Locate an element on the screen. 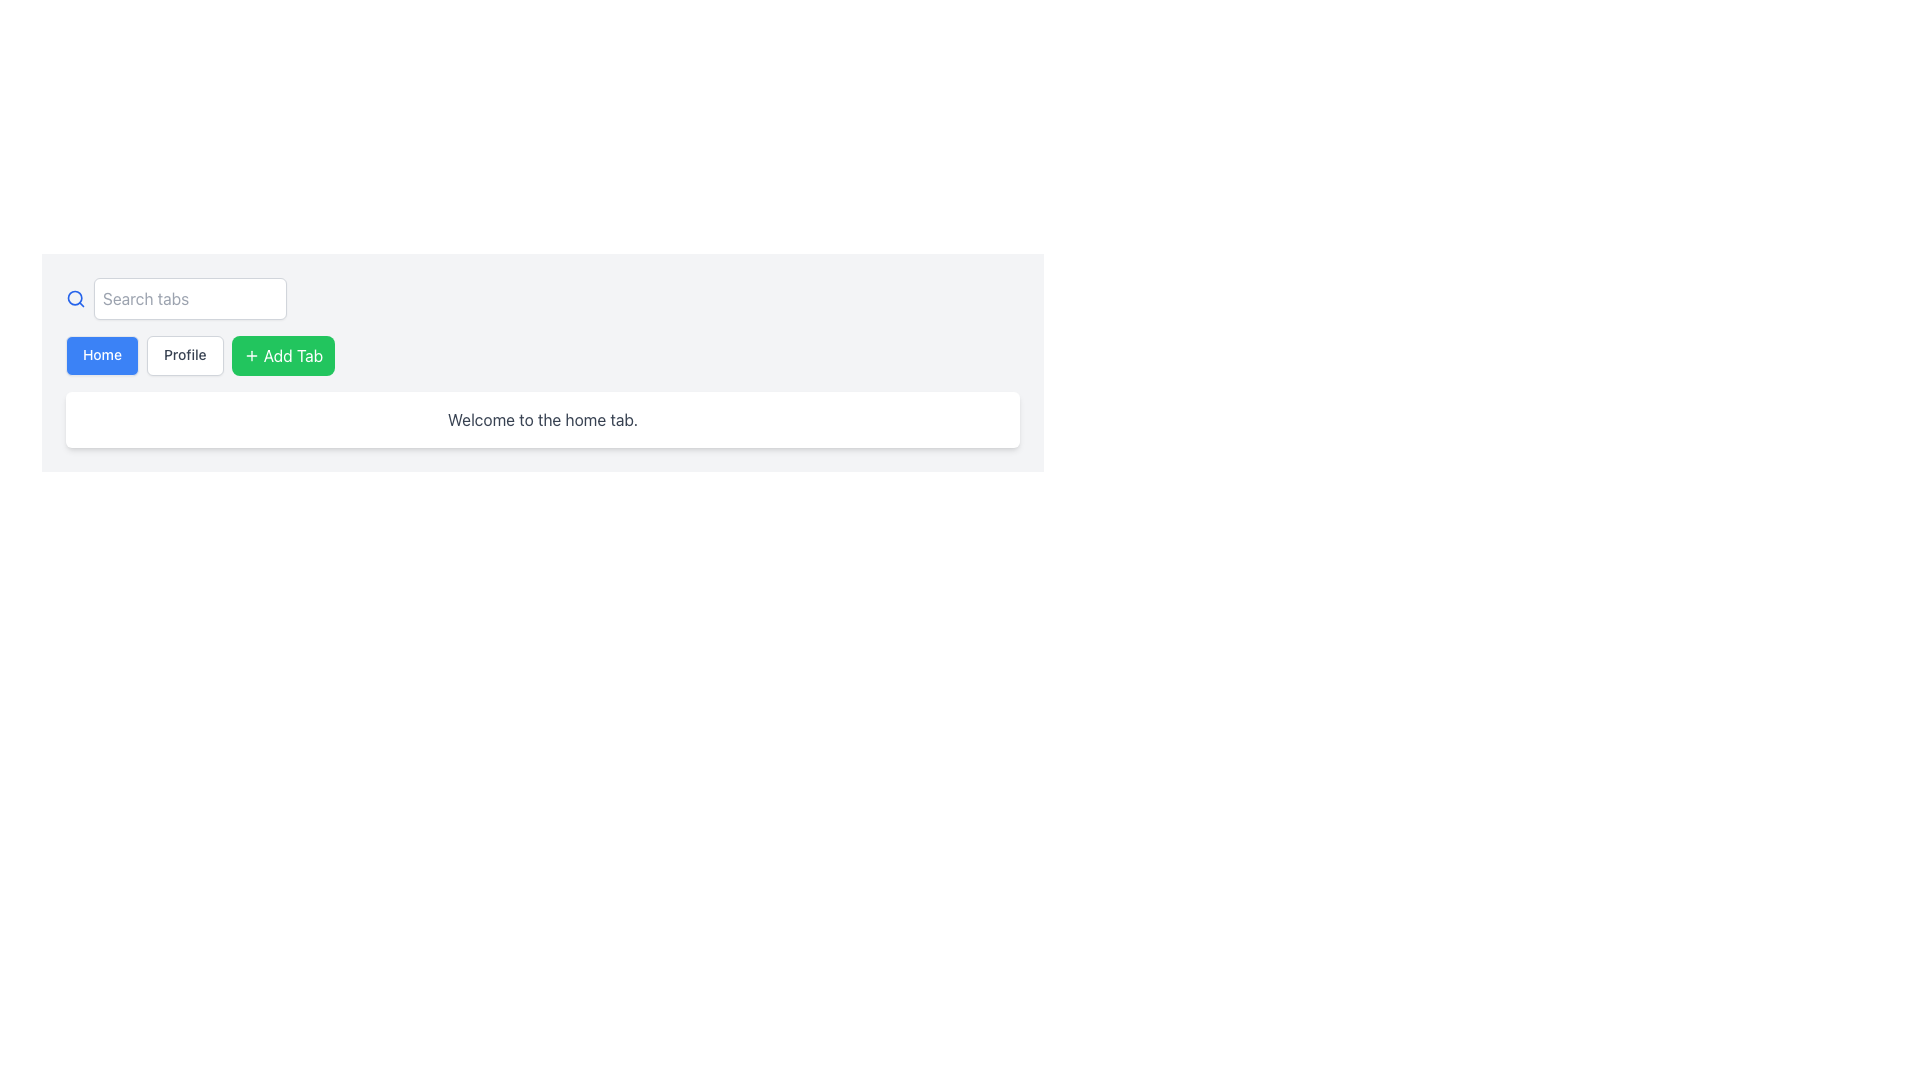 The image size is (1920, 1080). the Text Display Area, which is a rectangular area with a white background and rounded corners containing the text 'Welcome to the home tab.' is located at coordinates (542, 419).